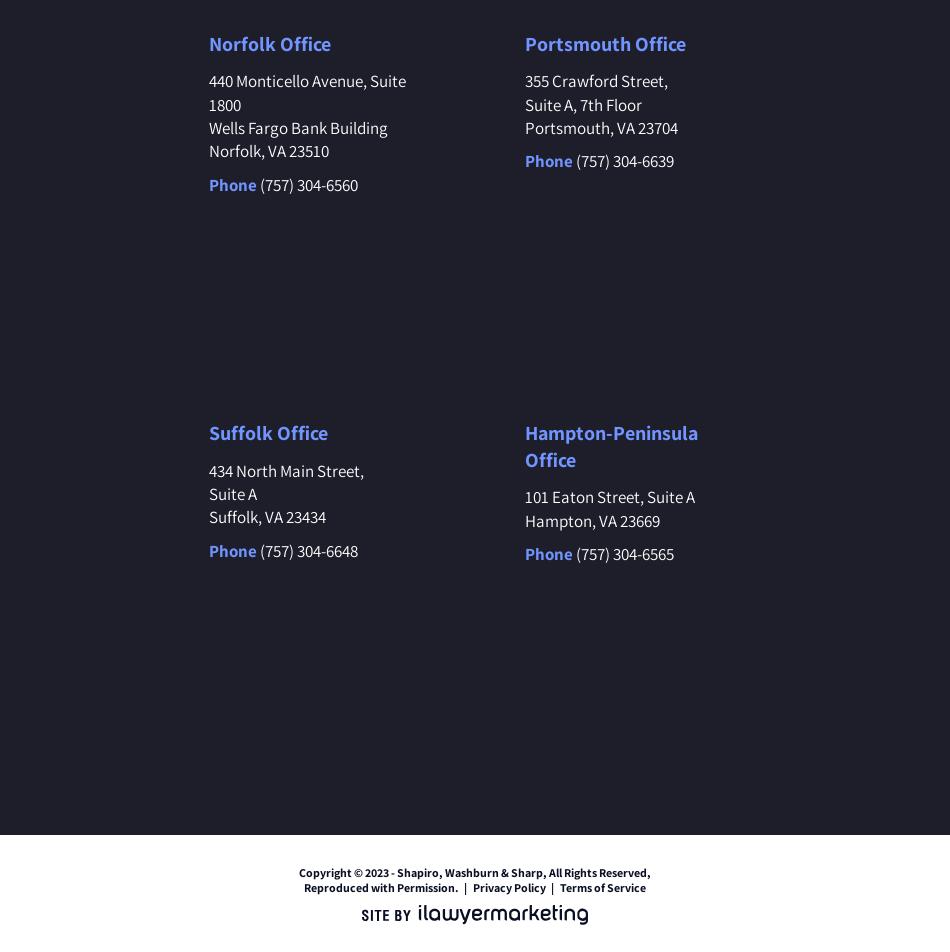 The width and height of the screenshot is (950, 952). What do you see at coordinates (305, 92) in the screenshot?
I see `'440 Monticello Avenue, Suite 1800'` at bounding box center [305, 92].